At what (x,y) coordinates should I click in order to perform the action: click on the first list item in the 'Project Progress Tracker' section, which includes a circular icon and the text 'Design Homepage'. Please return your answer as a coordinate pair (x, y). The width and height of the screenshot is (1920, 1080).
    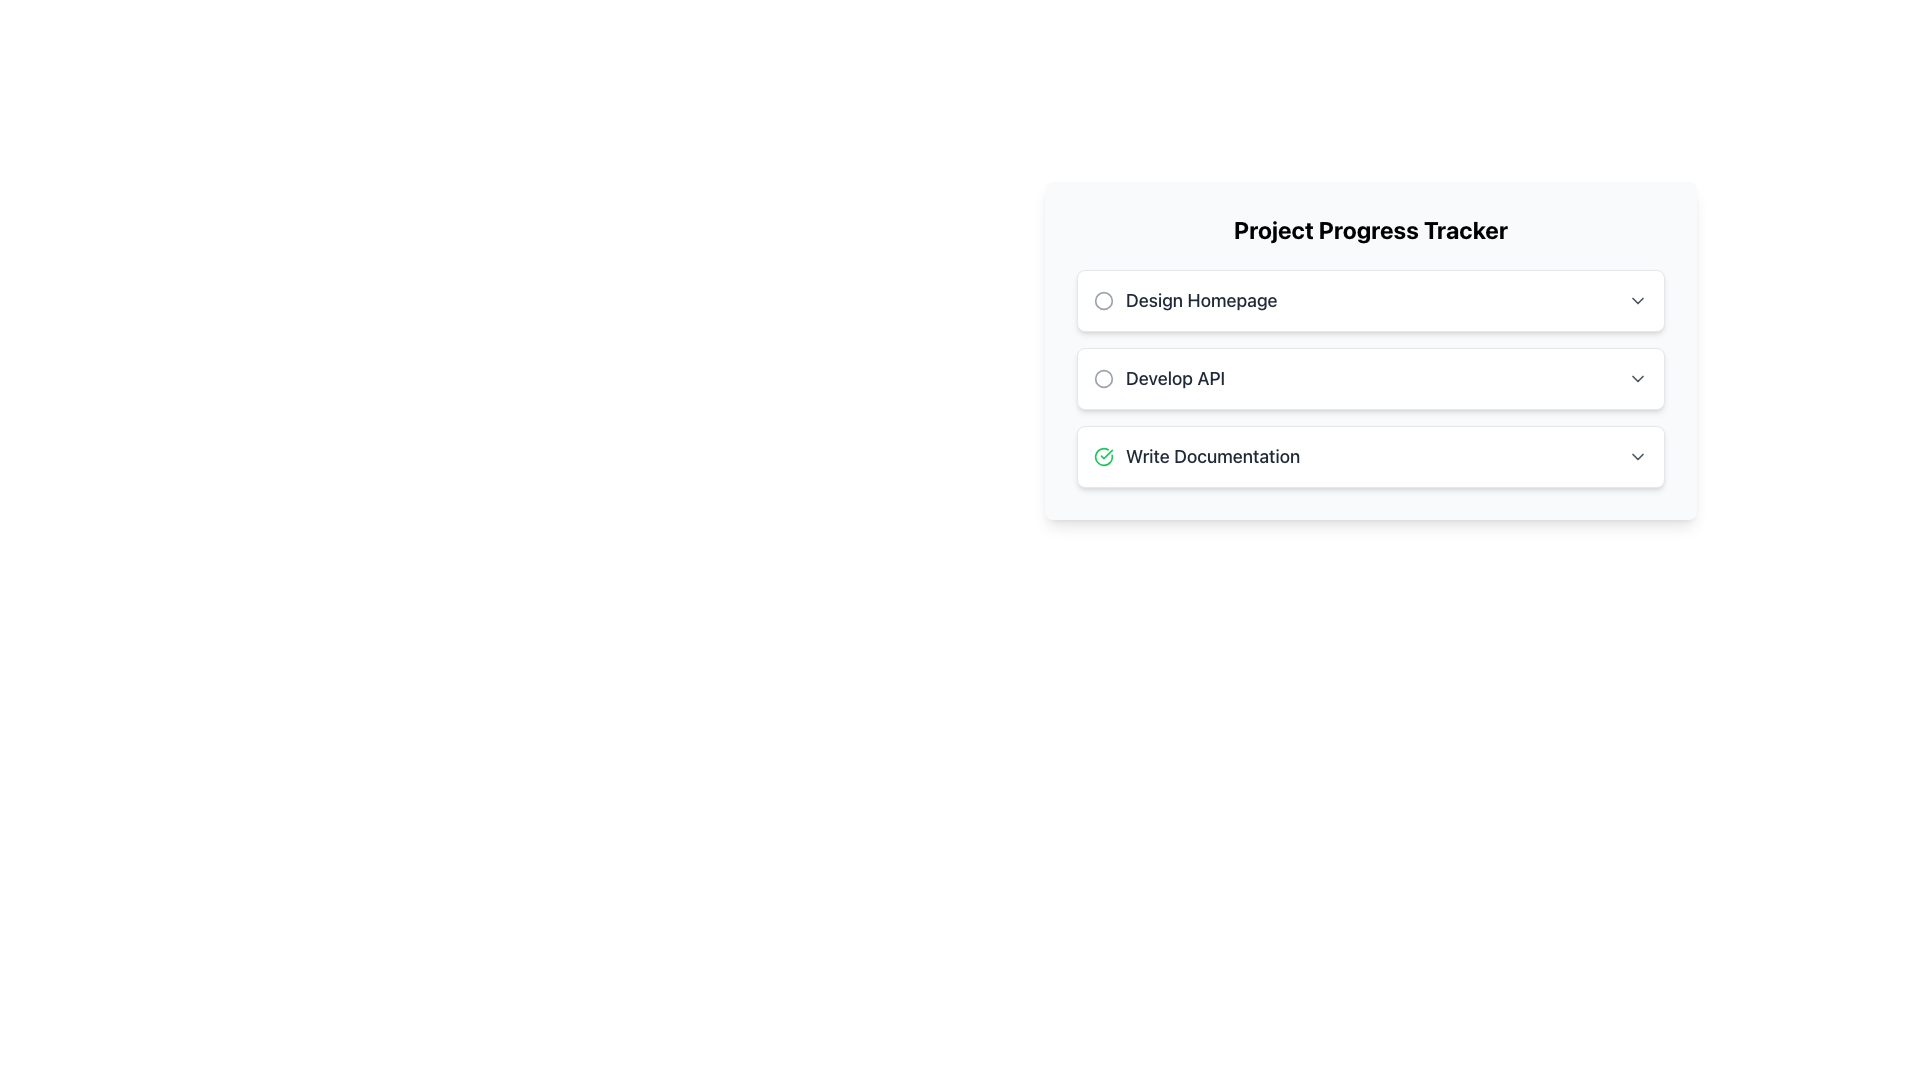
    Looking at the image, I should click on (1185, 300).